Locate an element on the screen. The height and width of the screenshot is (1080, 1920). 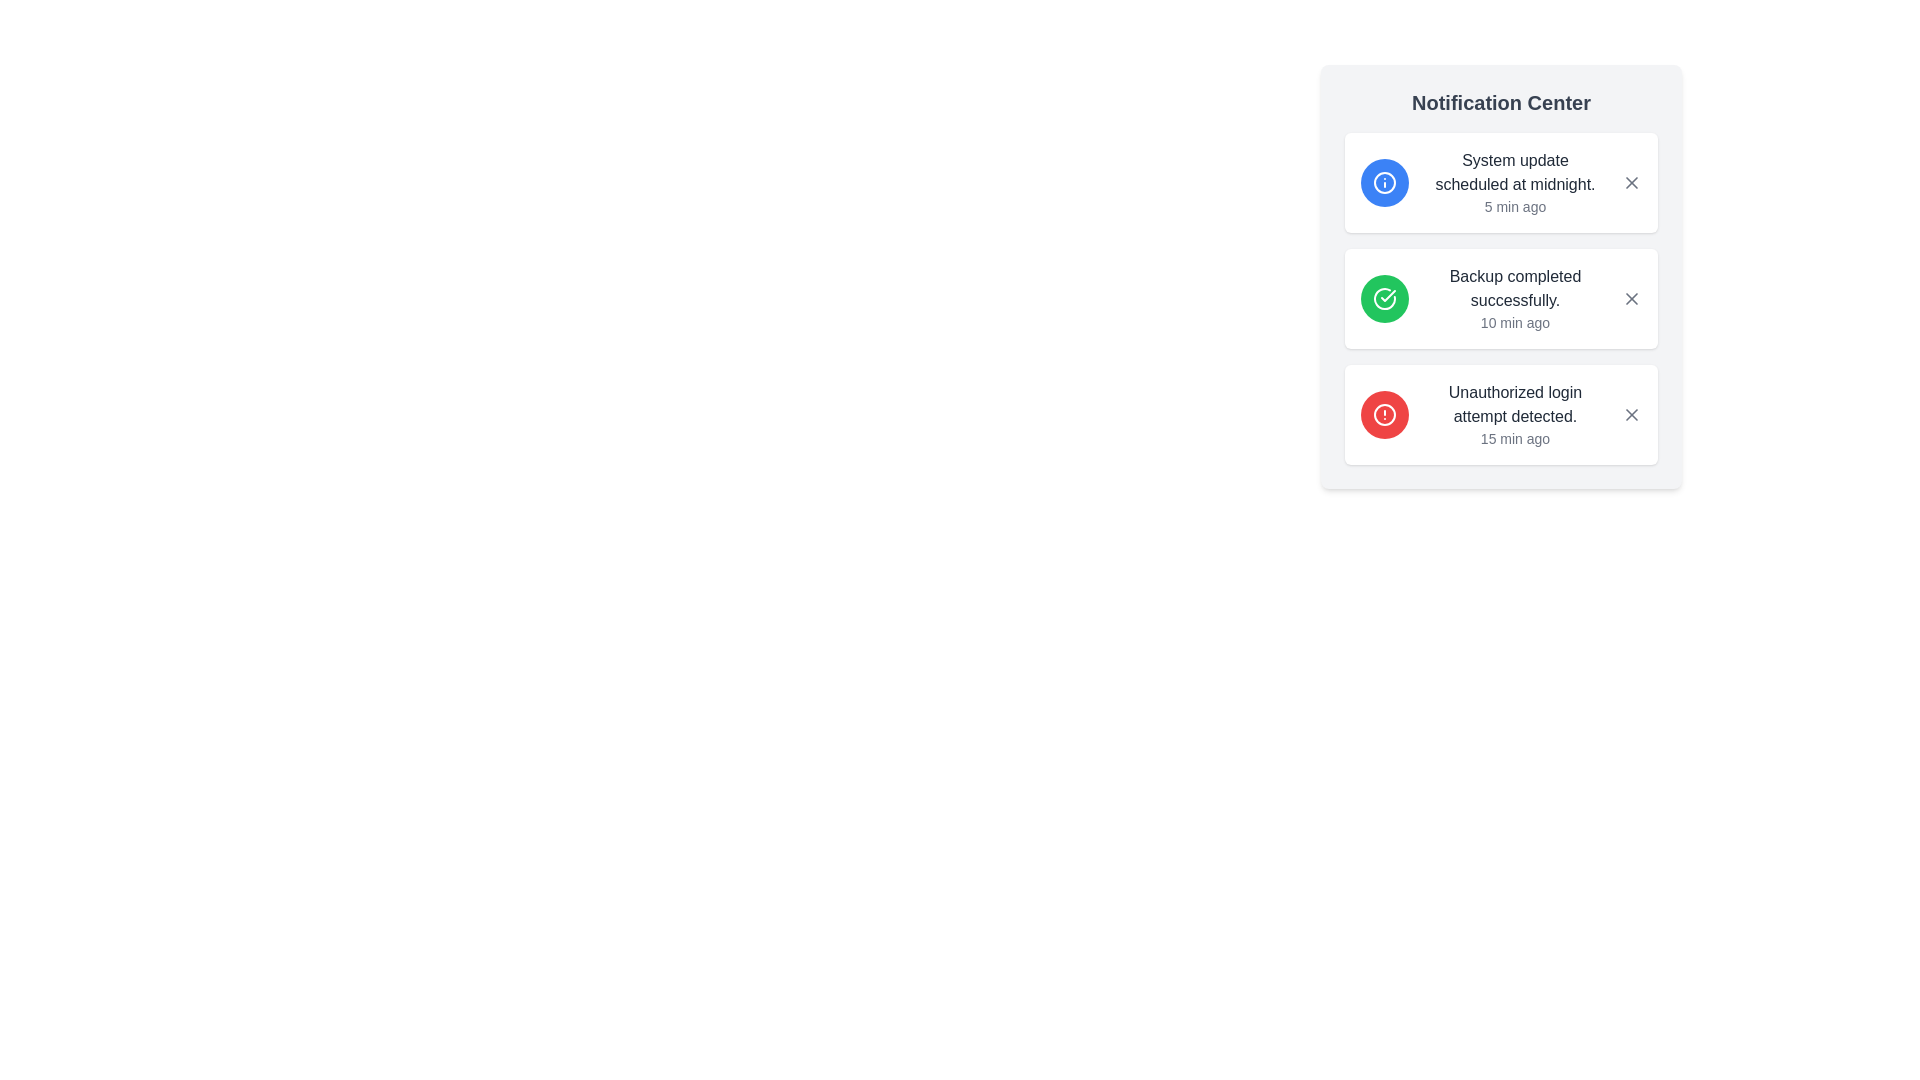
text label displaying the message 'Backup completed successfully.' located in the second notification card of the 'Notification Center' section, positioned below the green checkmark icon and above the timestamp '10 min ago' is located at coordinates (1515, 289).